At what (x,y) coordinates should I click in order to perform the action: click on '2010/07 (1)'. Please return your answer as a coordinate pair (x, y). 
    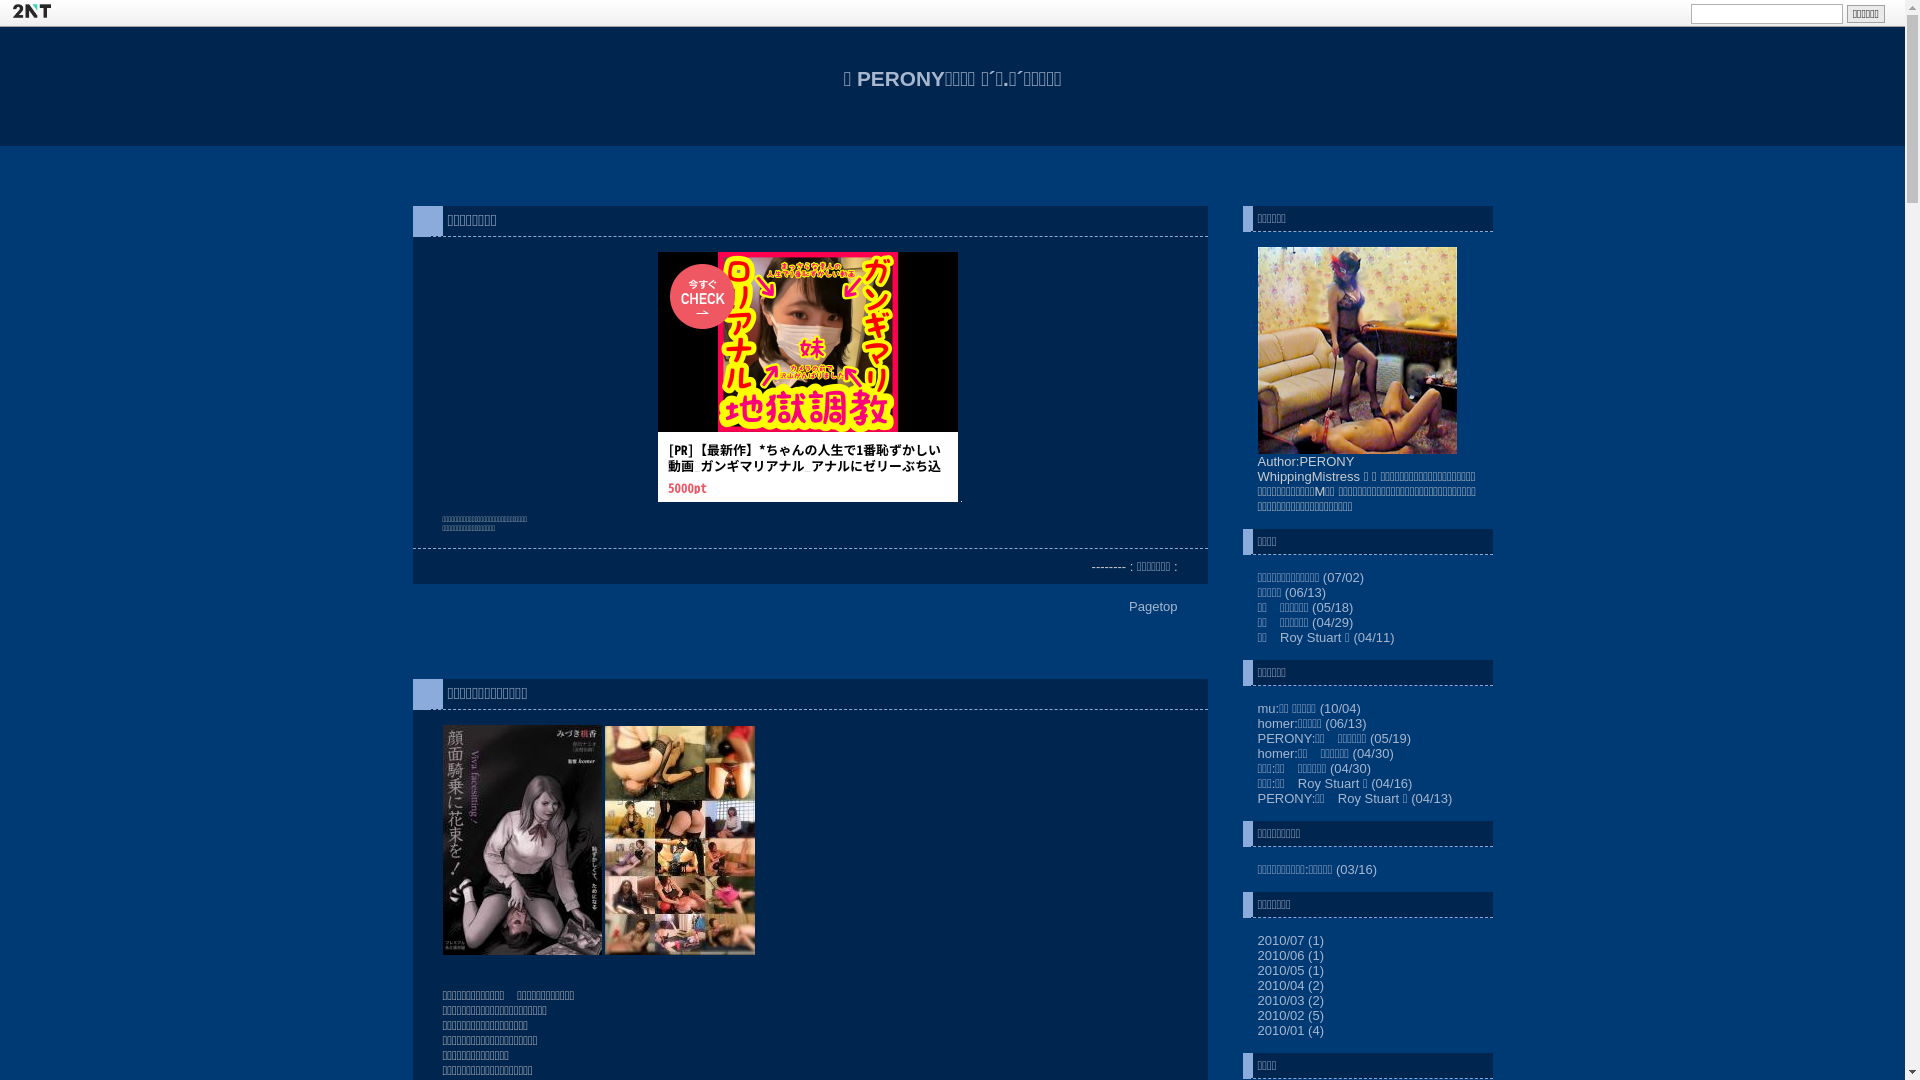
    Looking at the image, I should click on (1291, 940).